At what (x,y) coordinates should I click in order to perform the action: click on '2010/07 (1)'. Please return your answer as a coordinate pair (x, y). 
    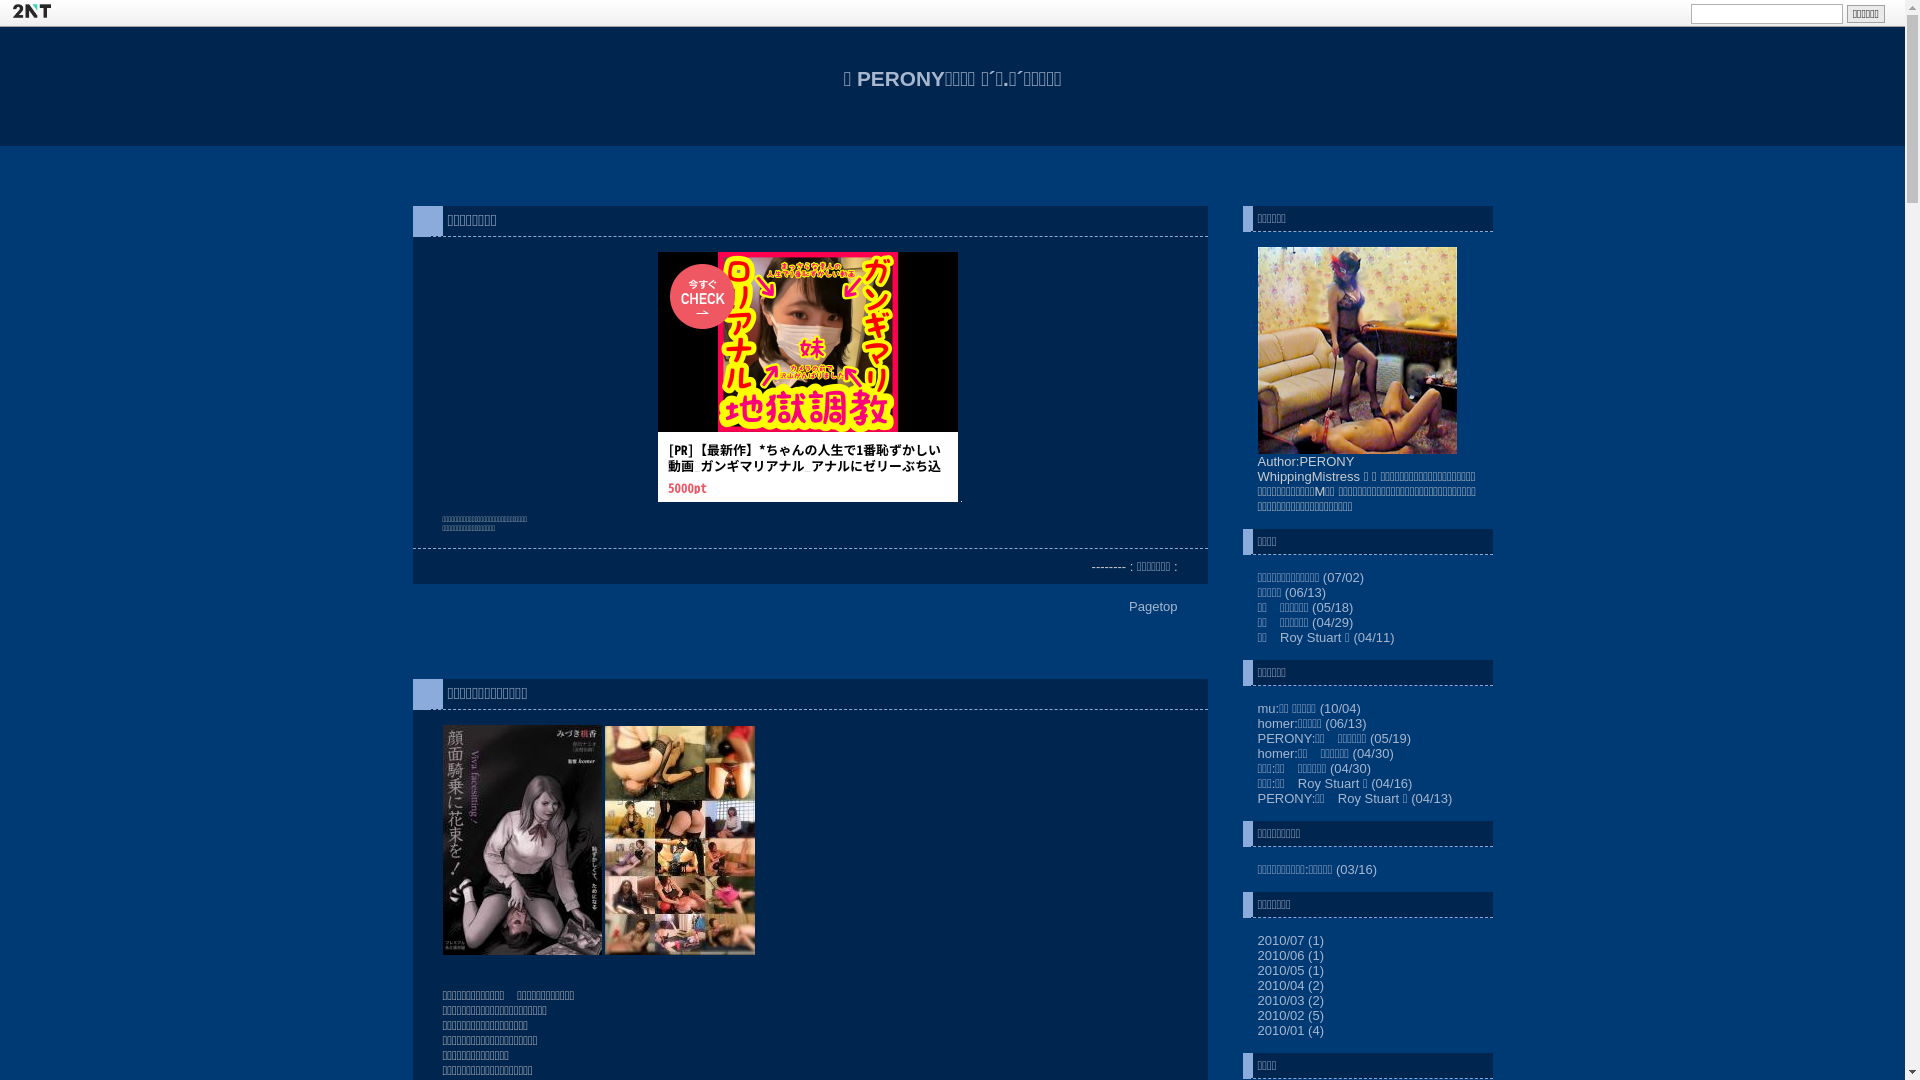
    Looking at the image, I should click on (1291, 940).